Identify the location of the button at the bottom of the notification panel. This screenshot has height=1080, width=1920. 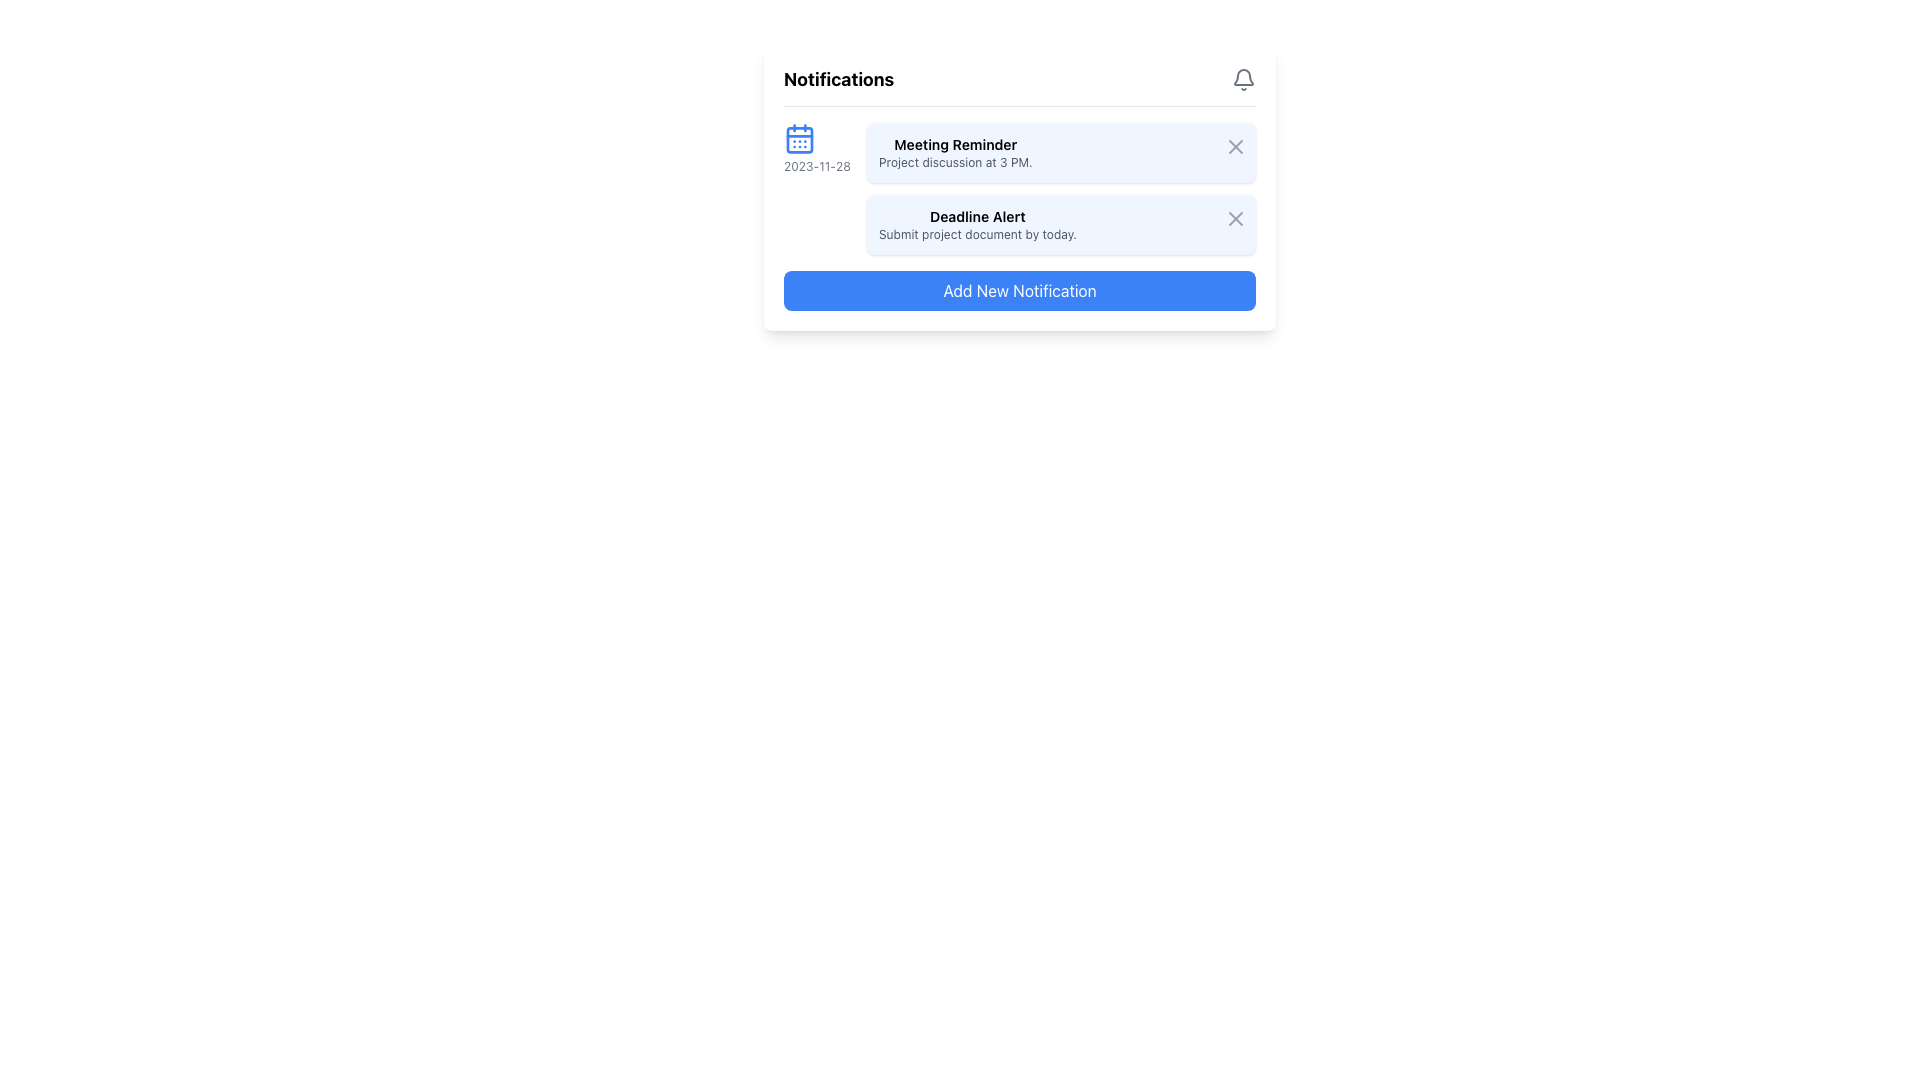
(1019, 290).